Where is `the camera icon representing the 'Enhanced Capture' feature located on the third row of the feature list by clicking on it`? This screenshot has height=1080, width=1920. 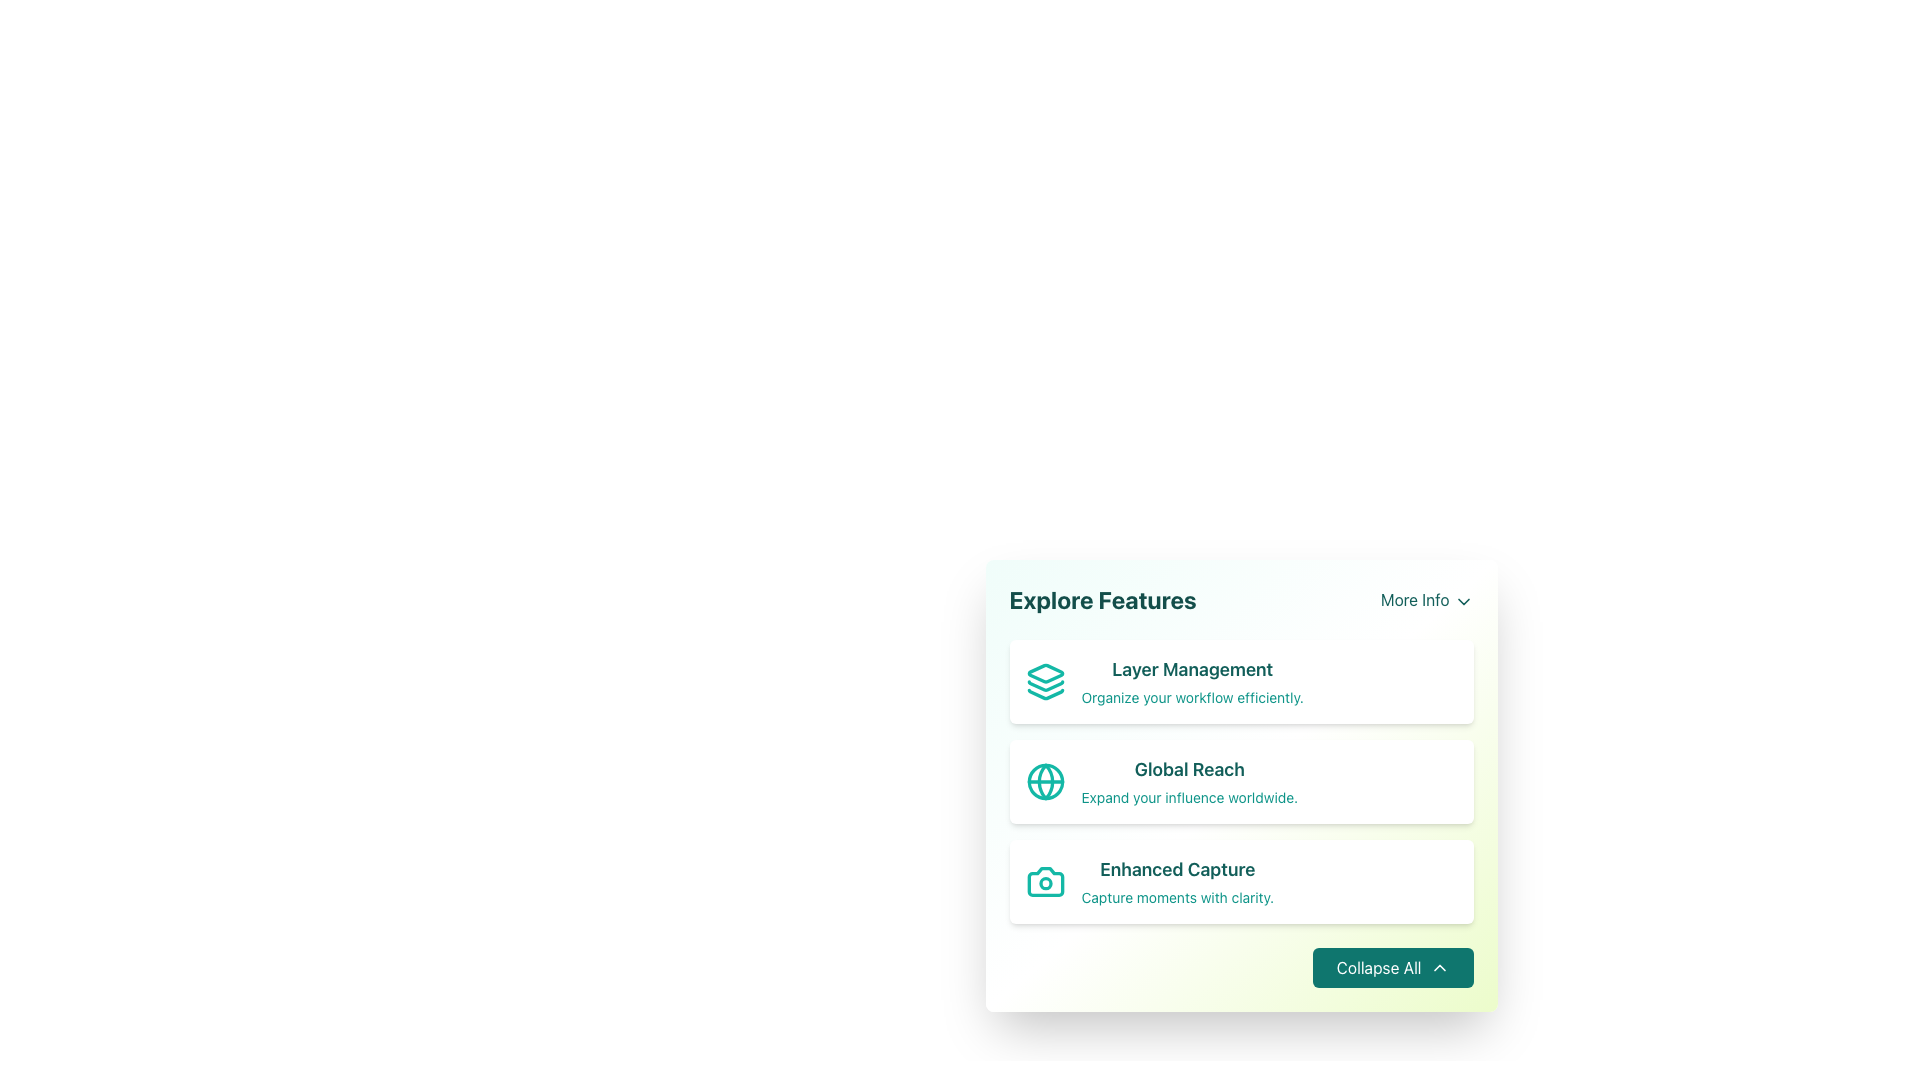
the camera icon representing the 'Enhanced Capture' feature located on the third row of the feature list by clicking on it is located at coordinates (1044, 881).